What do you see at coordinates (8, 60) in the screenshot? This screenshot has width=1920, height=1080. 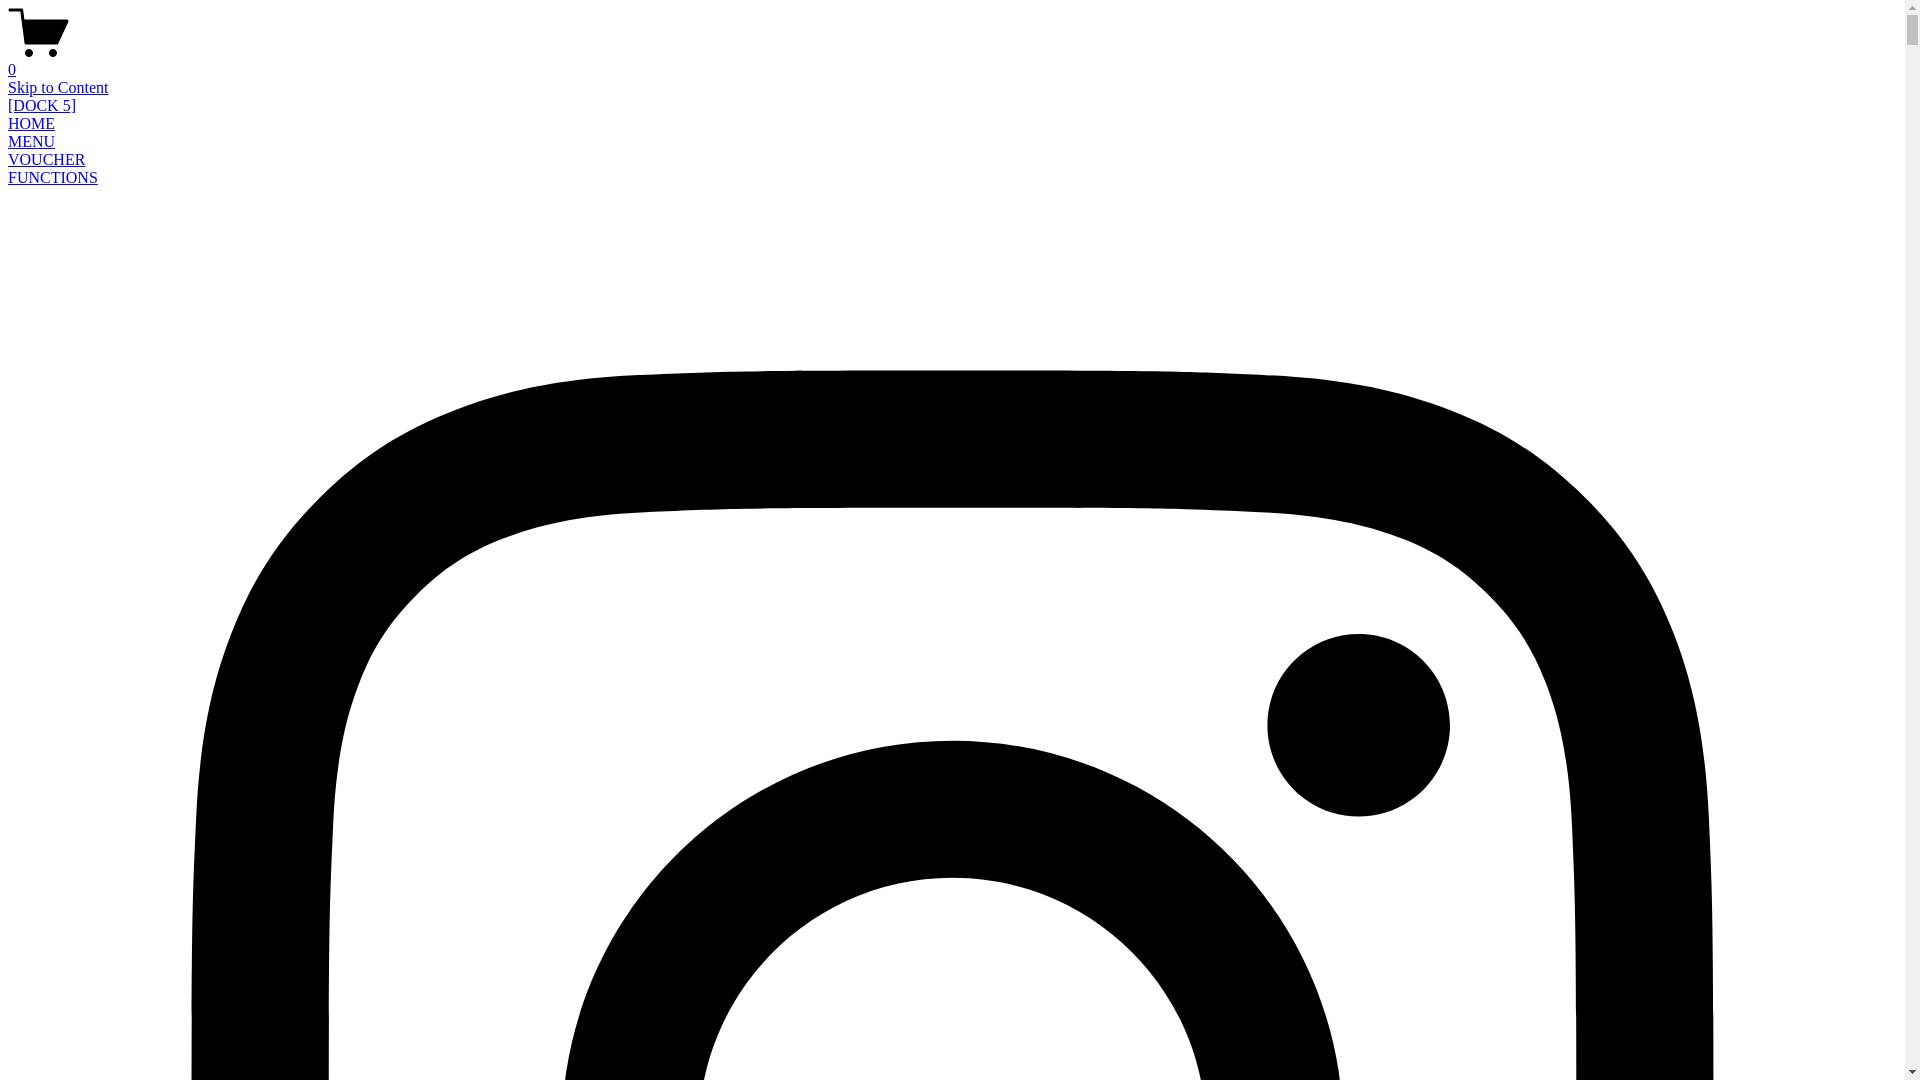 I see `'0'` at bounding box center [8, 60].